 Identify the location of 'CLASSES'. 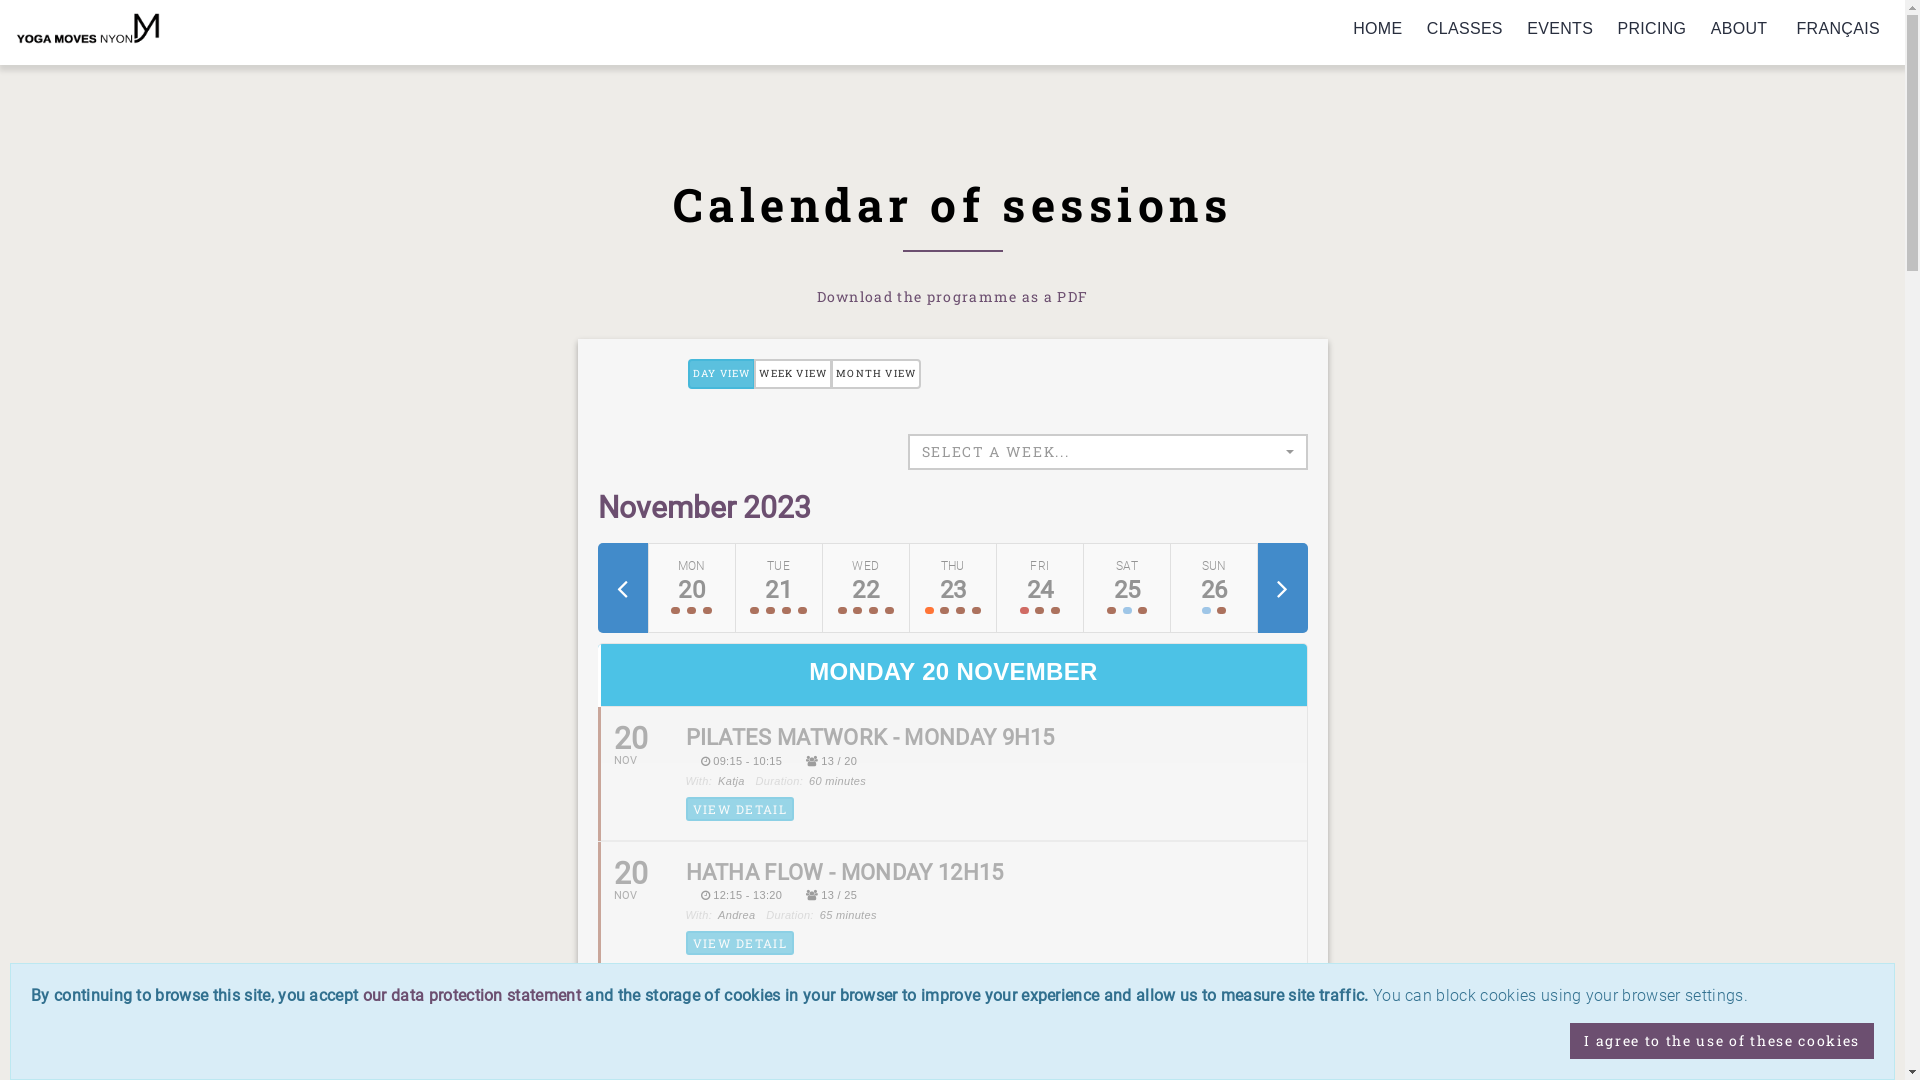
(1464, 29).